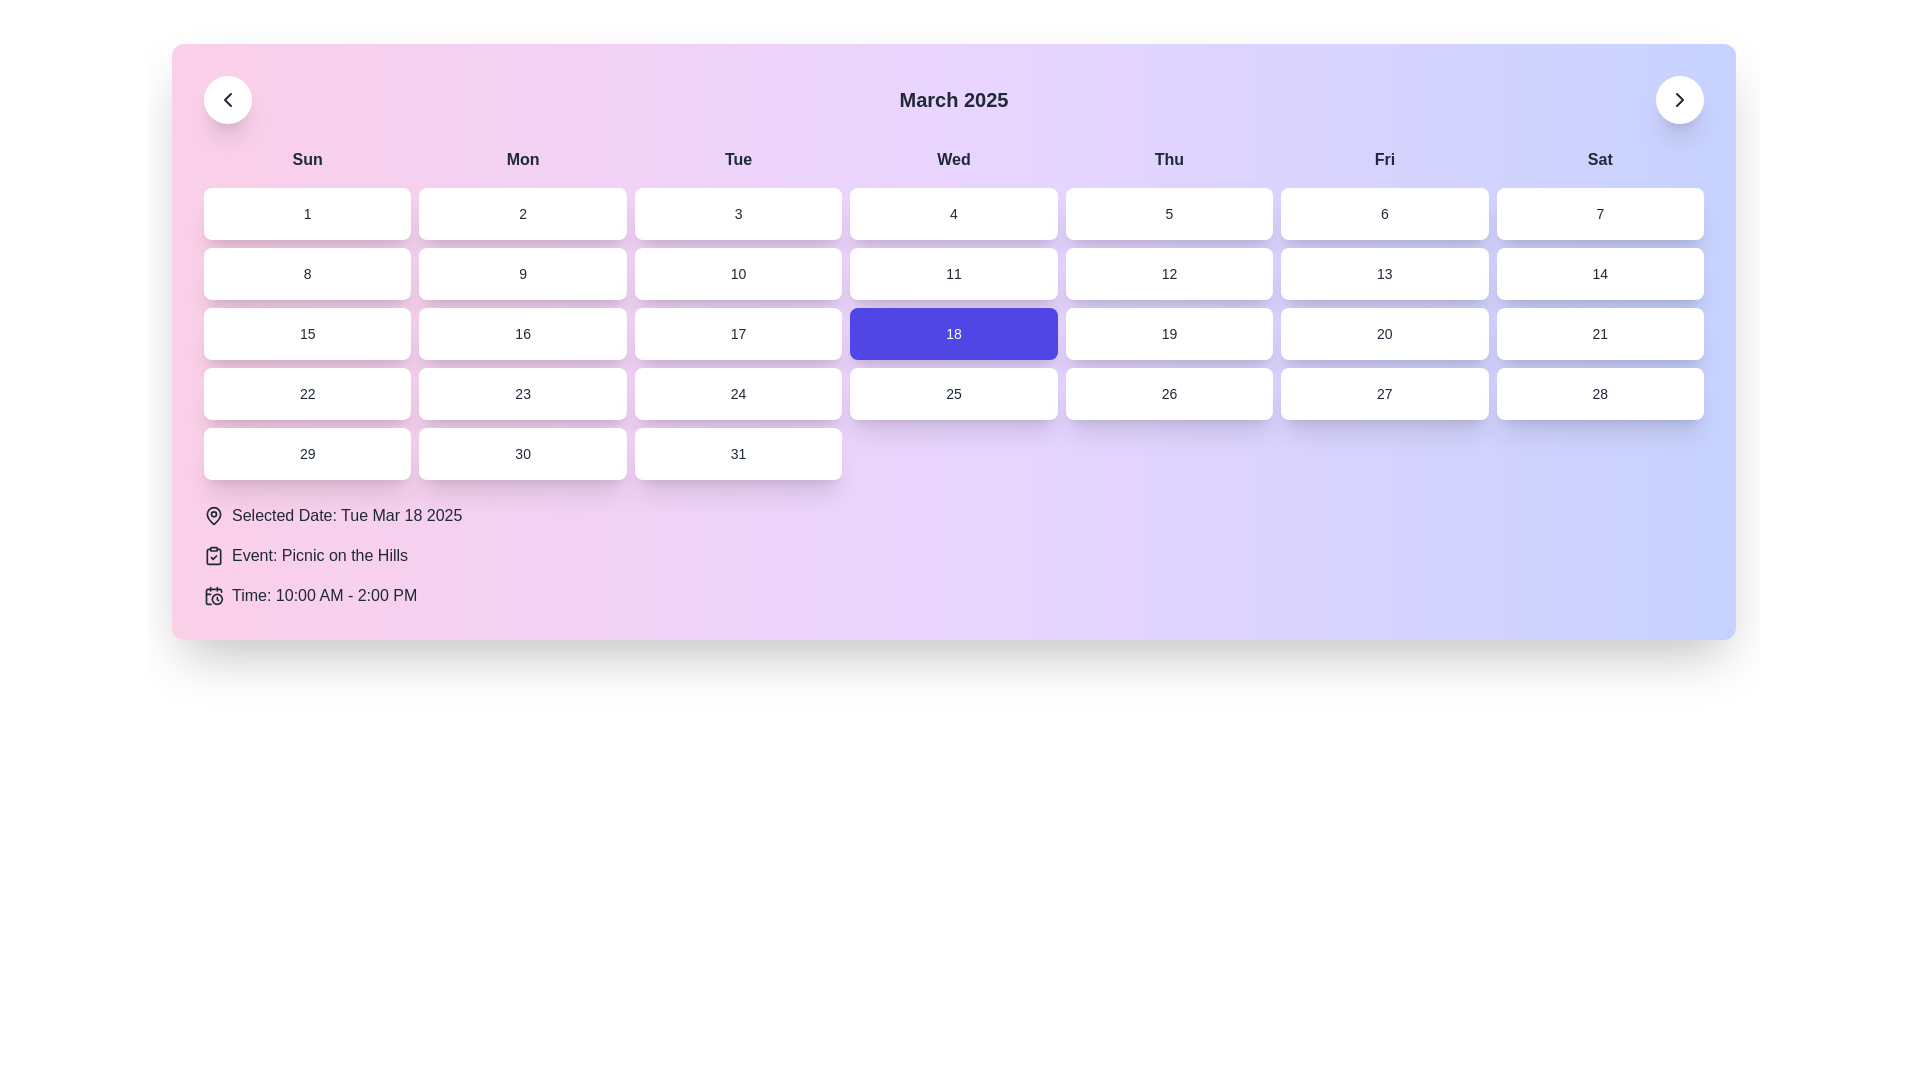 The width and height of the screenshot is (1920, 1080). What do you see at coordinates (1169, 213) in the screenshot?
I see `the button labeled '5' in the calendar grid` at bounding box center [1169, 213].